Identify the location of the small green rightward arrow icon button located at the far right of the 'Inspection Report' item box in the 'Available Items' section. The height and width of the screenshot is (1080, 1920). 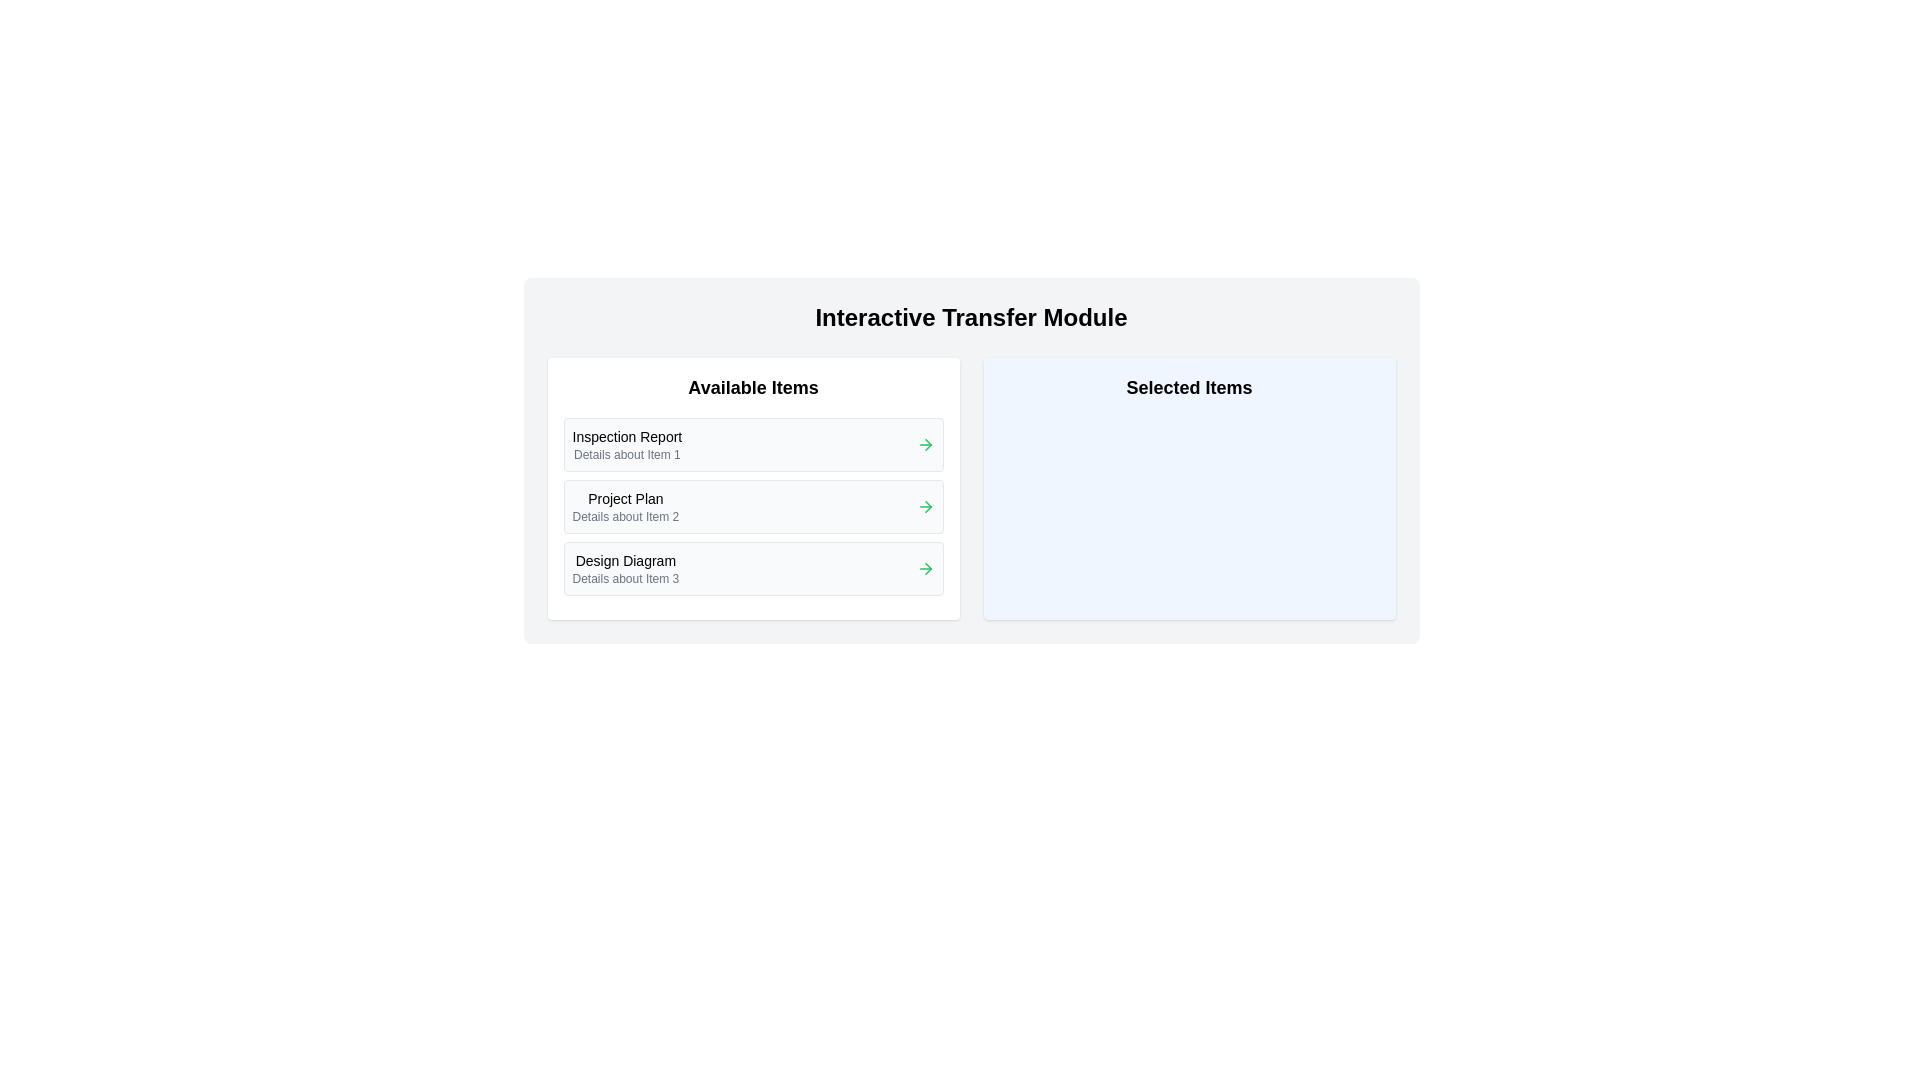
(924, 443).